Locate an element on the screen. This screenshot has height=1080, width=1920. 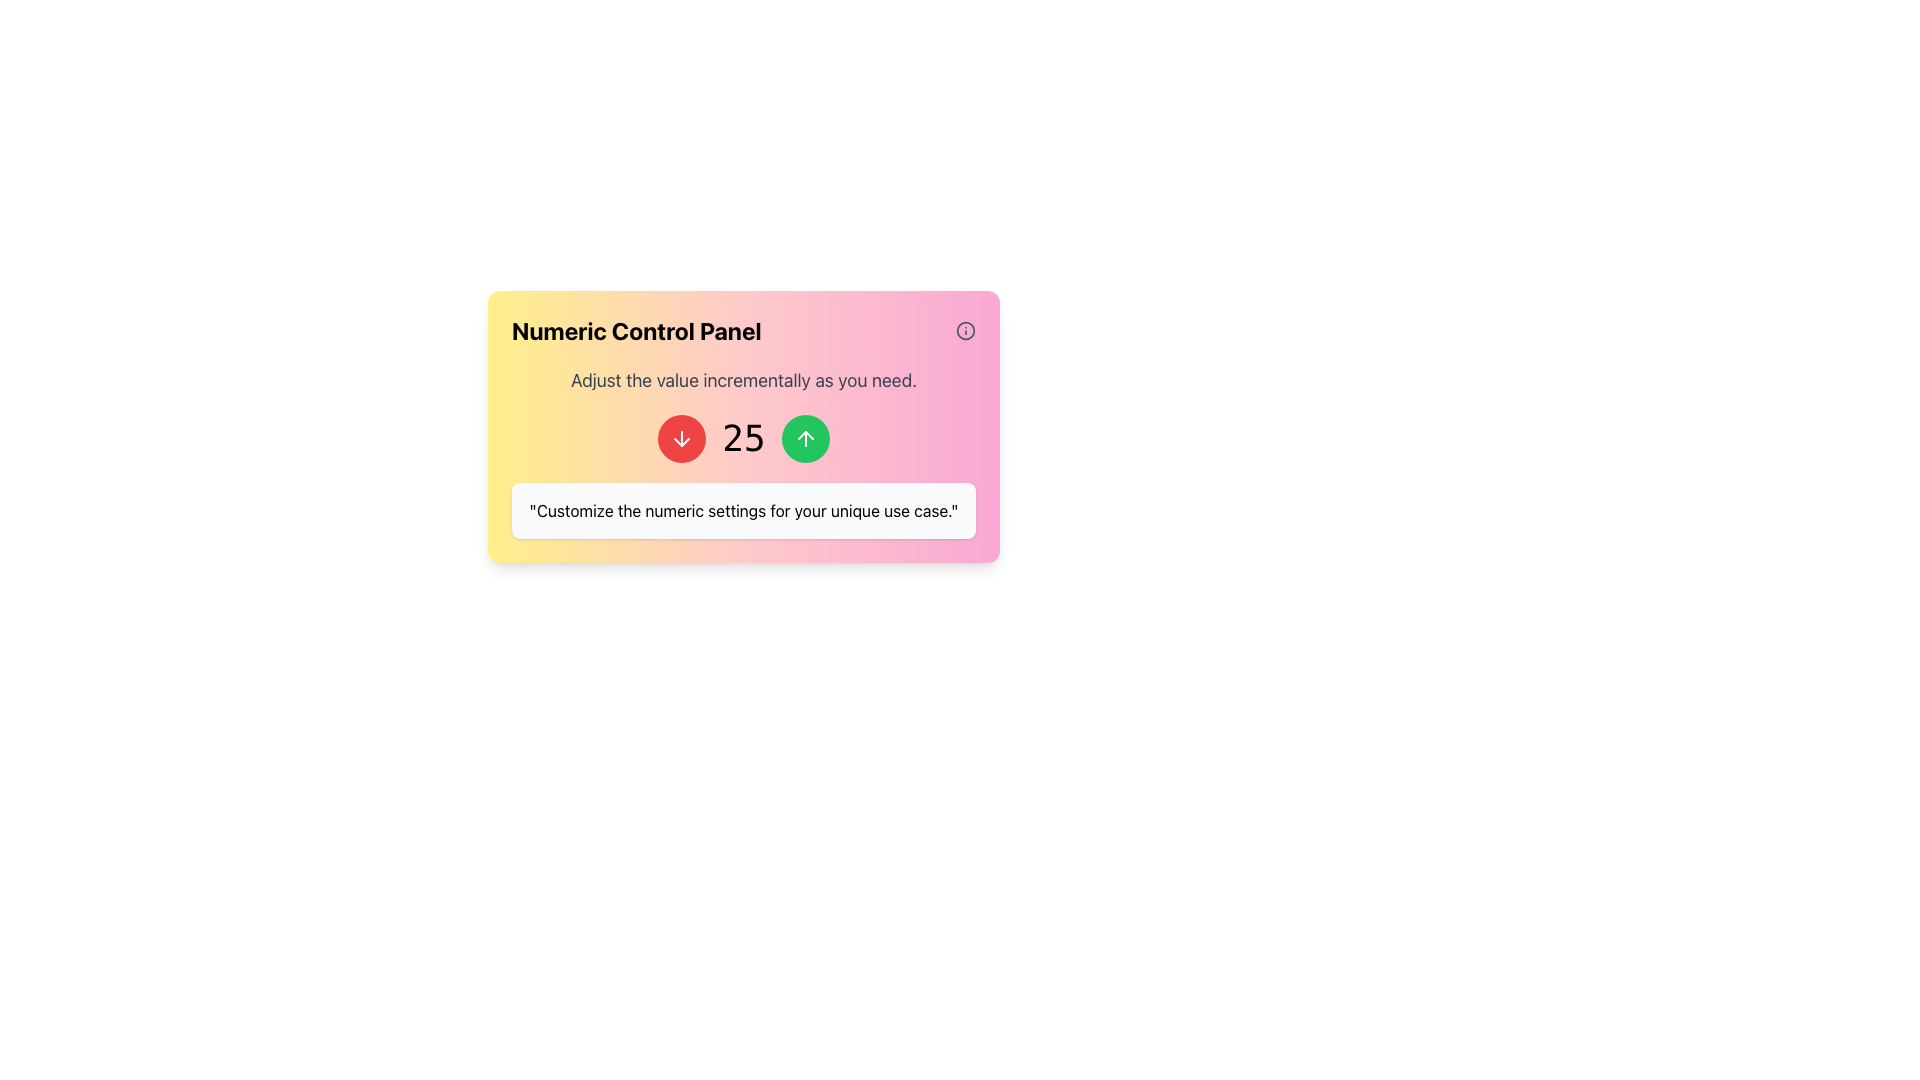
current numeric value displayed in the center text element between two circular buttons with arrows is located at coordinates (743, 438).